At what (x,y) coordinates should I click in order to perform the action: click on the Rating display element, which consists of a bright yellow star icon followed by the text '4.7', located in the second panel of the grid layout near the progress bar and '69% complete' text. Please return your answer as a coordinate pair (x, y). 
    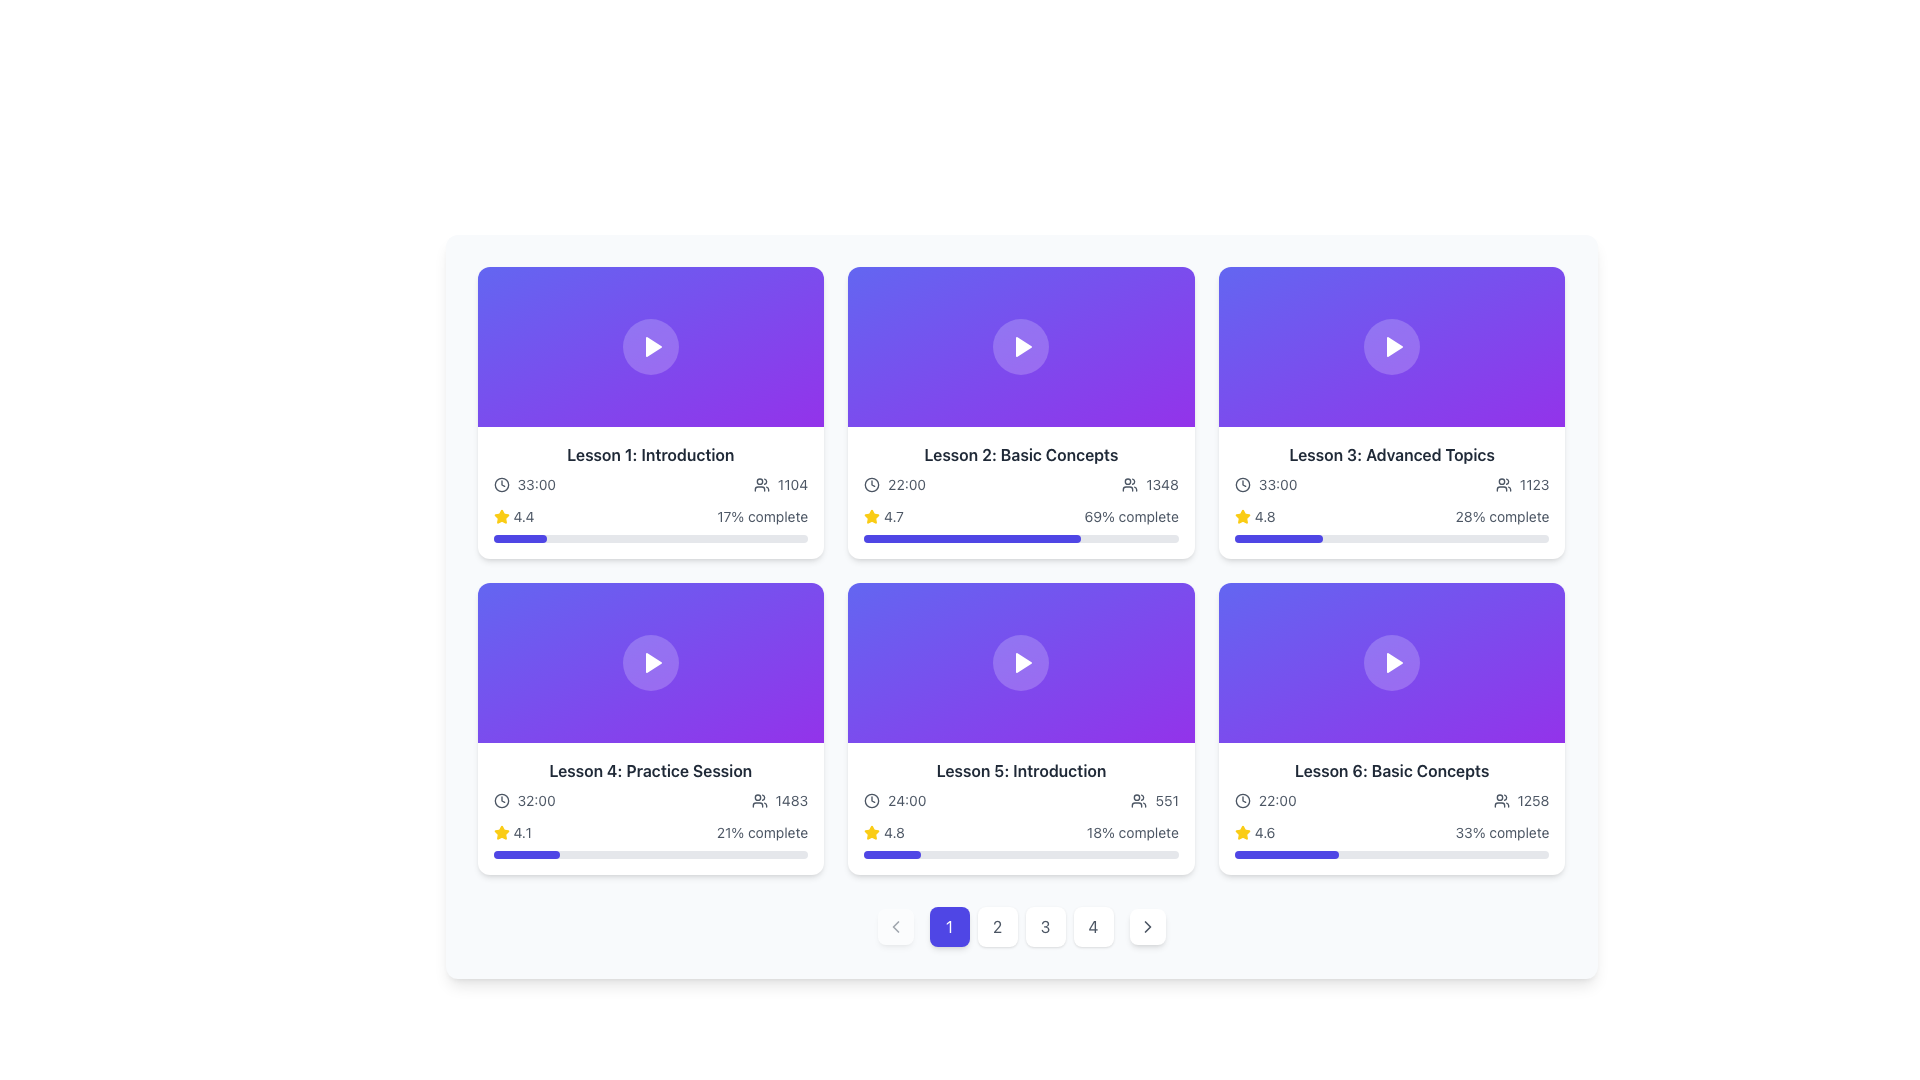
    Looking at the image, I should click on (882, 515).